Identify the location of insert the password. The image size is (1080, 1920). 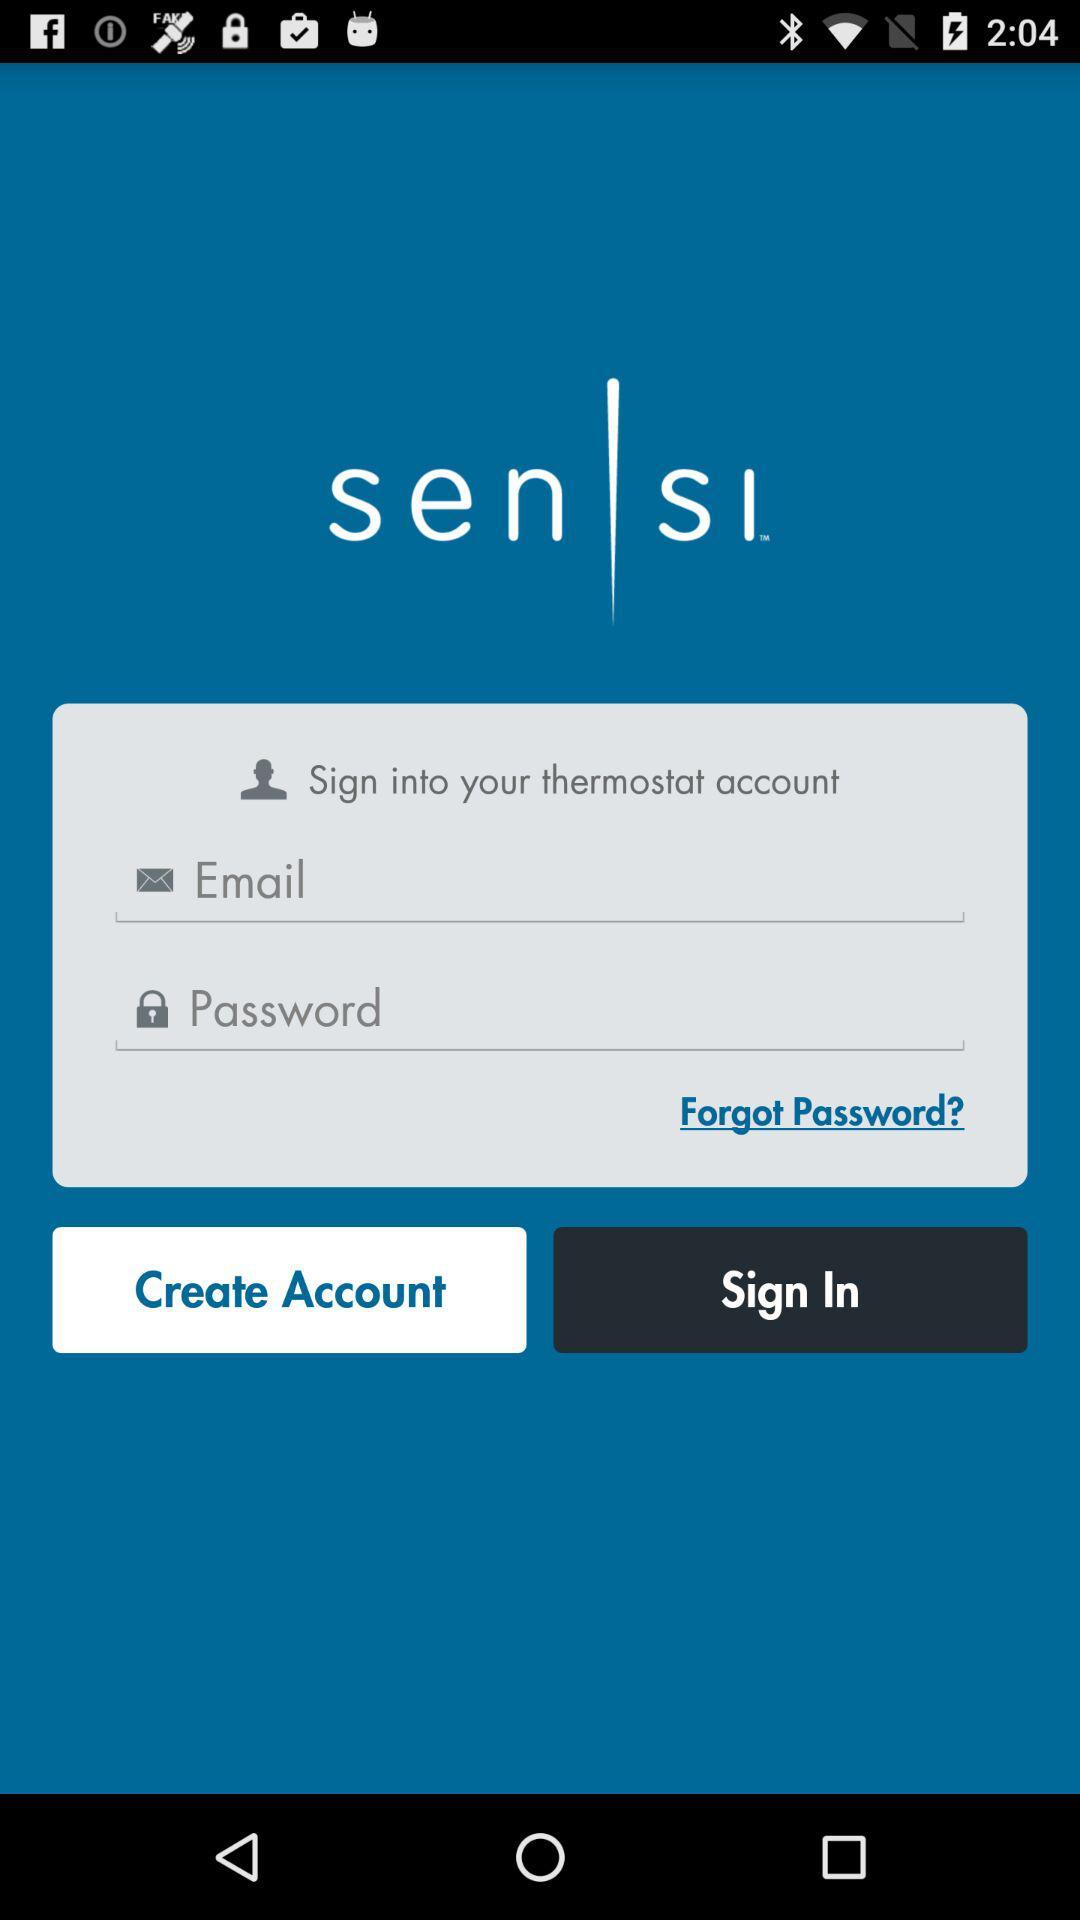
(540, 1010).